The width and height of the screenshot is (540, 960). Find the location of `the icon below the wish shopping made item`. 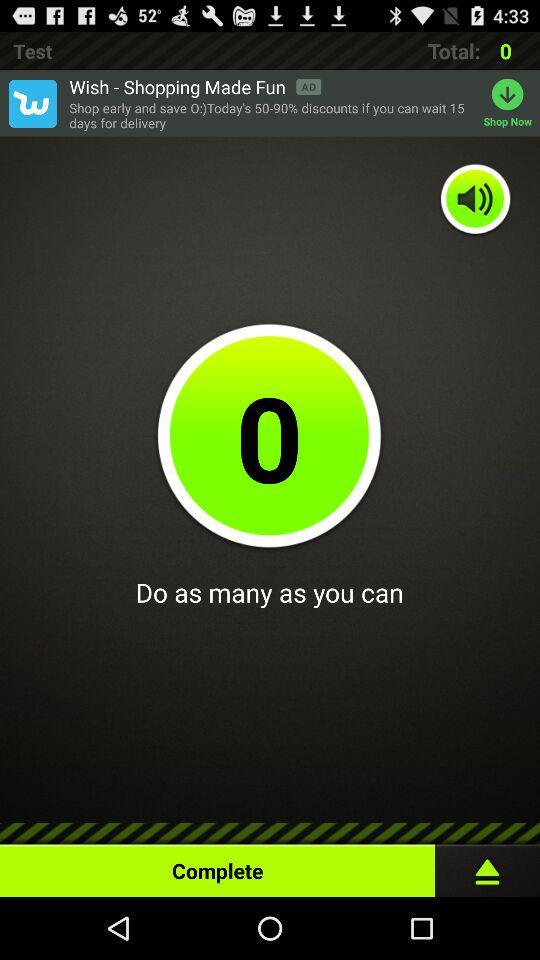

the icon below the wish shopping made item is located at coordinates (270, 115).